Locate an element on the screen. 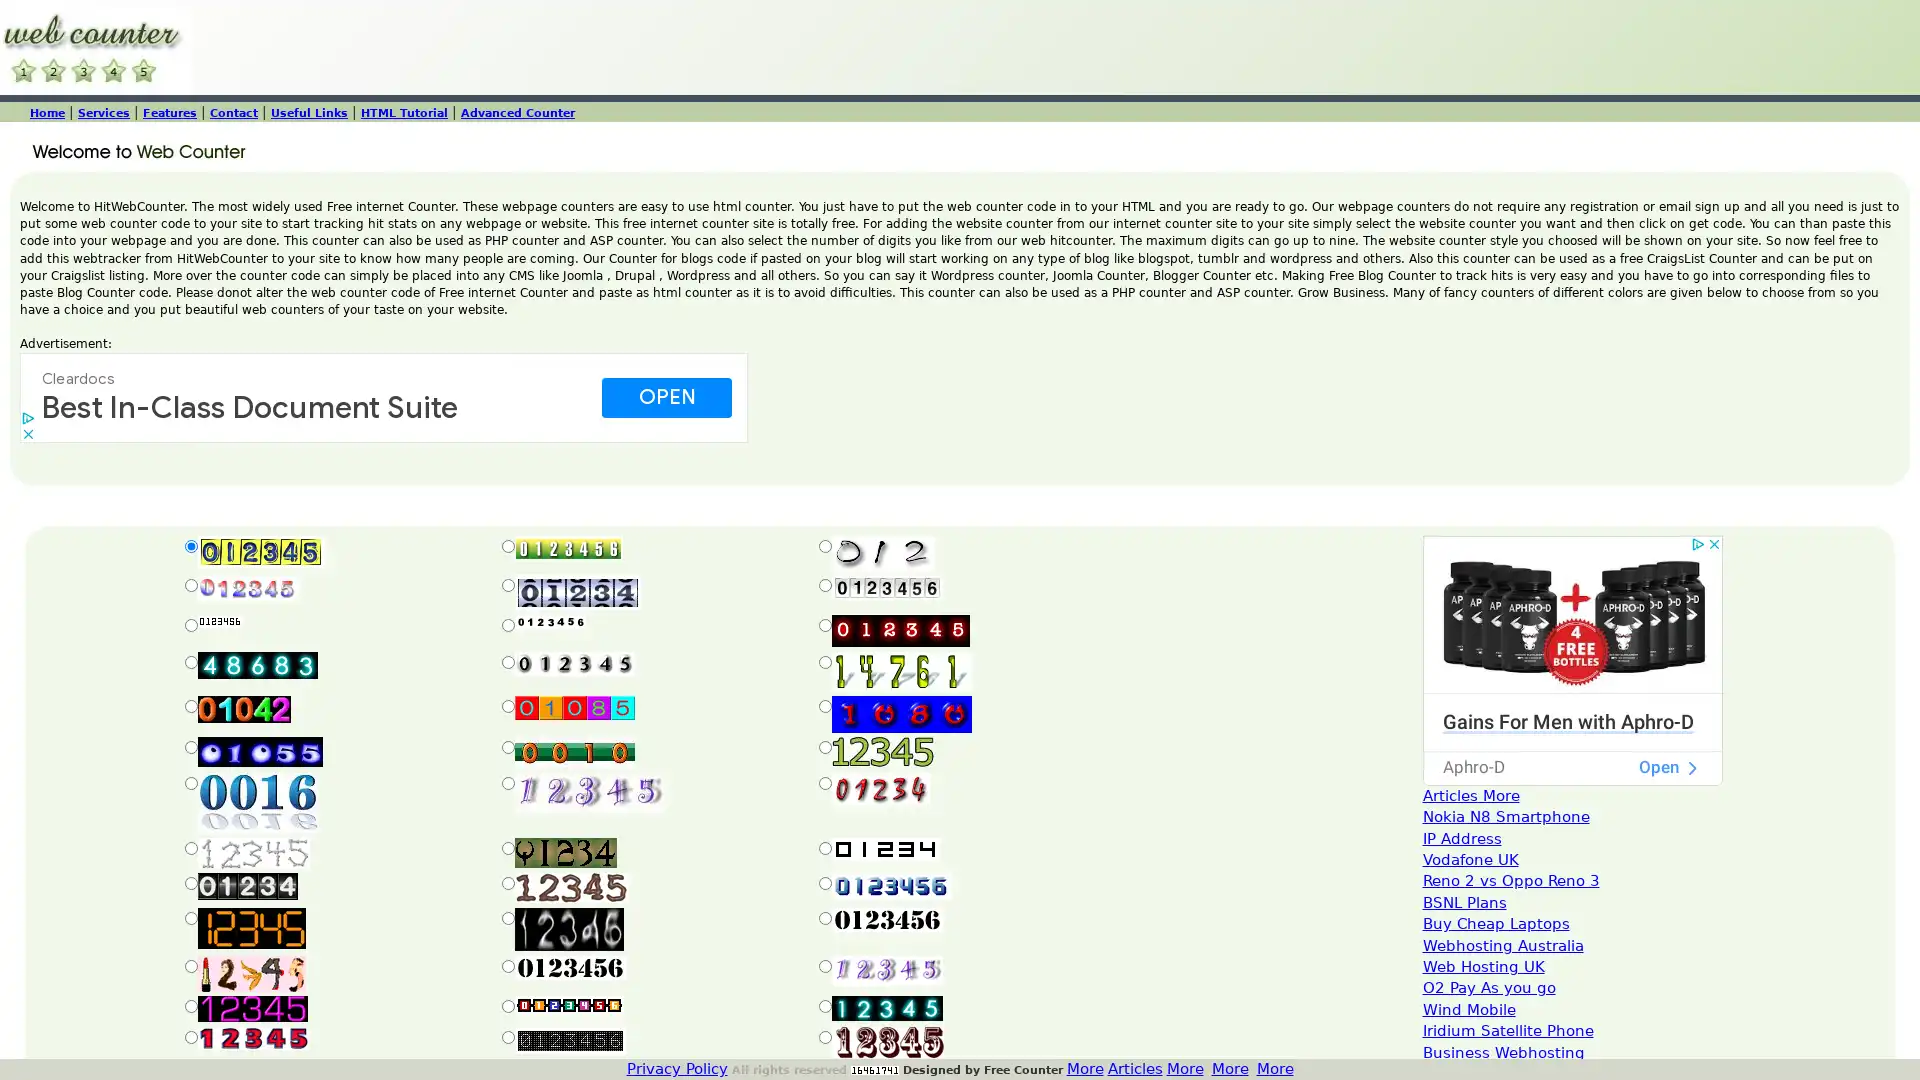 Image resolution: width=1920 pixels, height=1080 pixels. Submit is located at coordinates (247, 586).